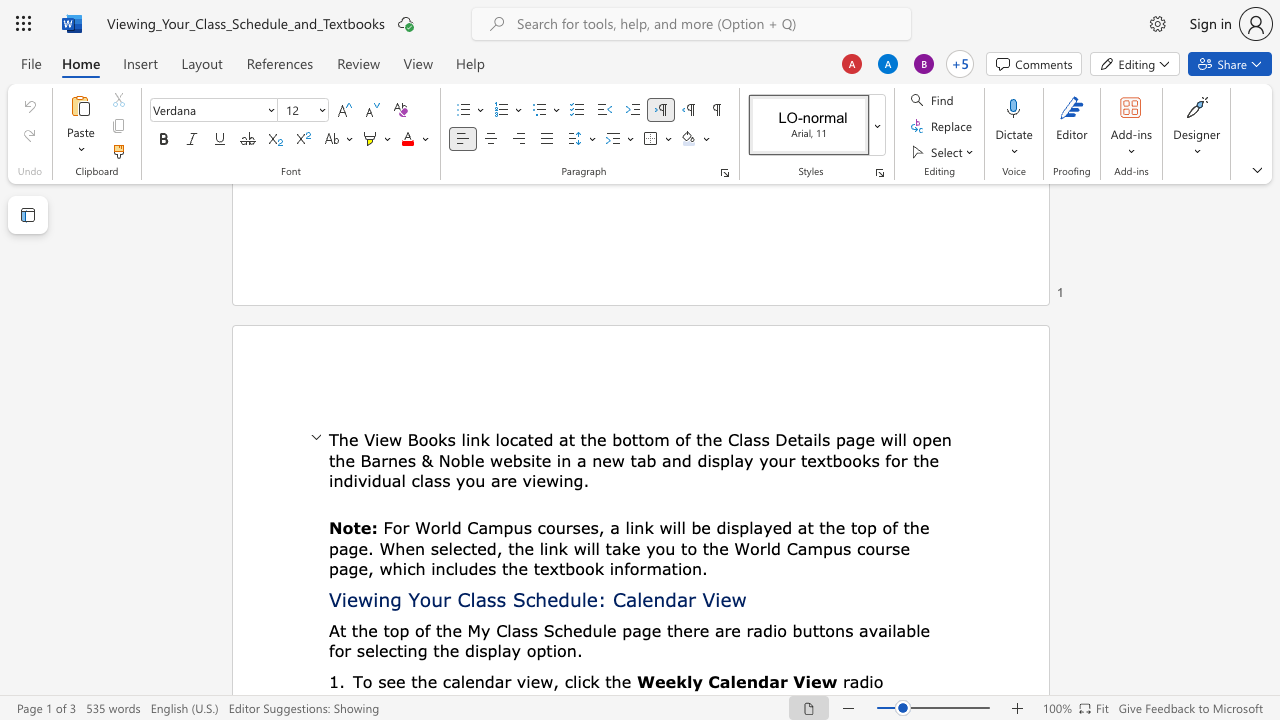  I want to click on the space between the continuous character "o" and "k" in the text, so click(437, 438).